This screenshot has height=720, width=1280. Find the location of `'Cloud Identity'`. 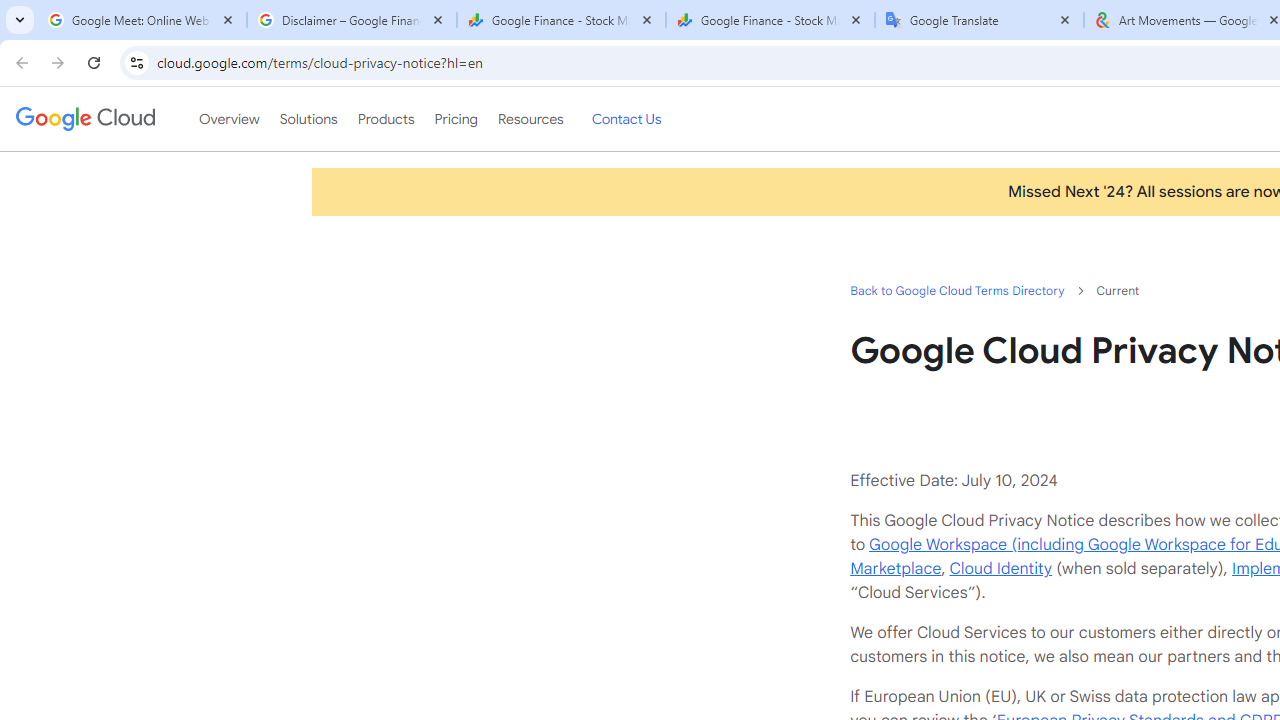

'Cloud Identity' is located at coordinates (1000, 568).